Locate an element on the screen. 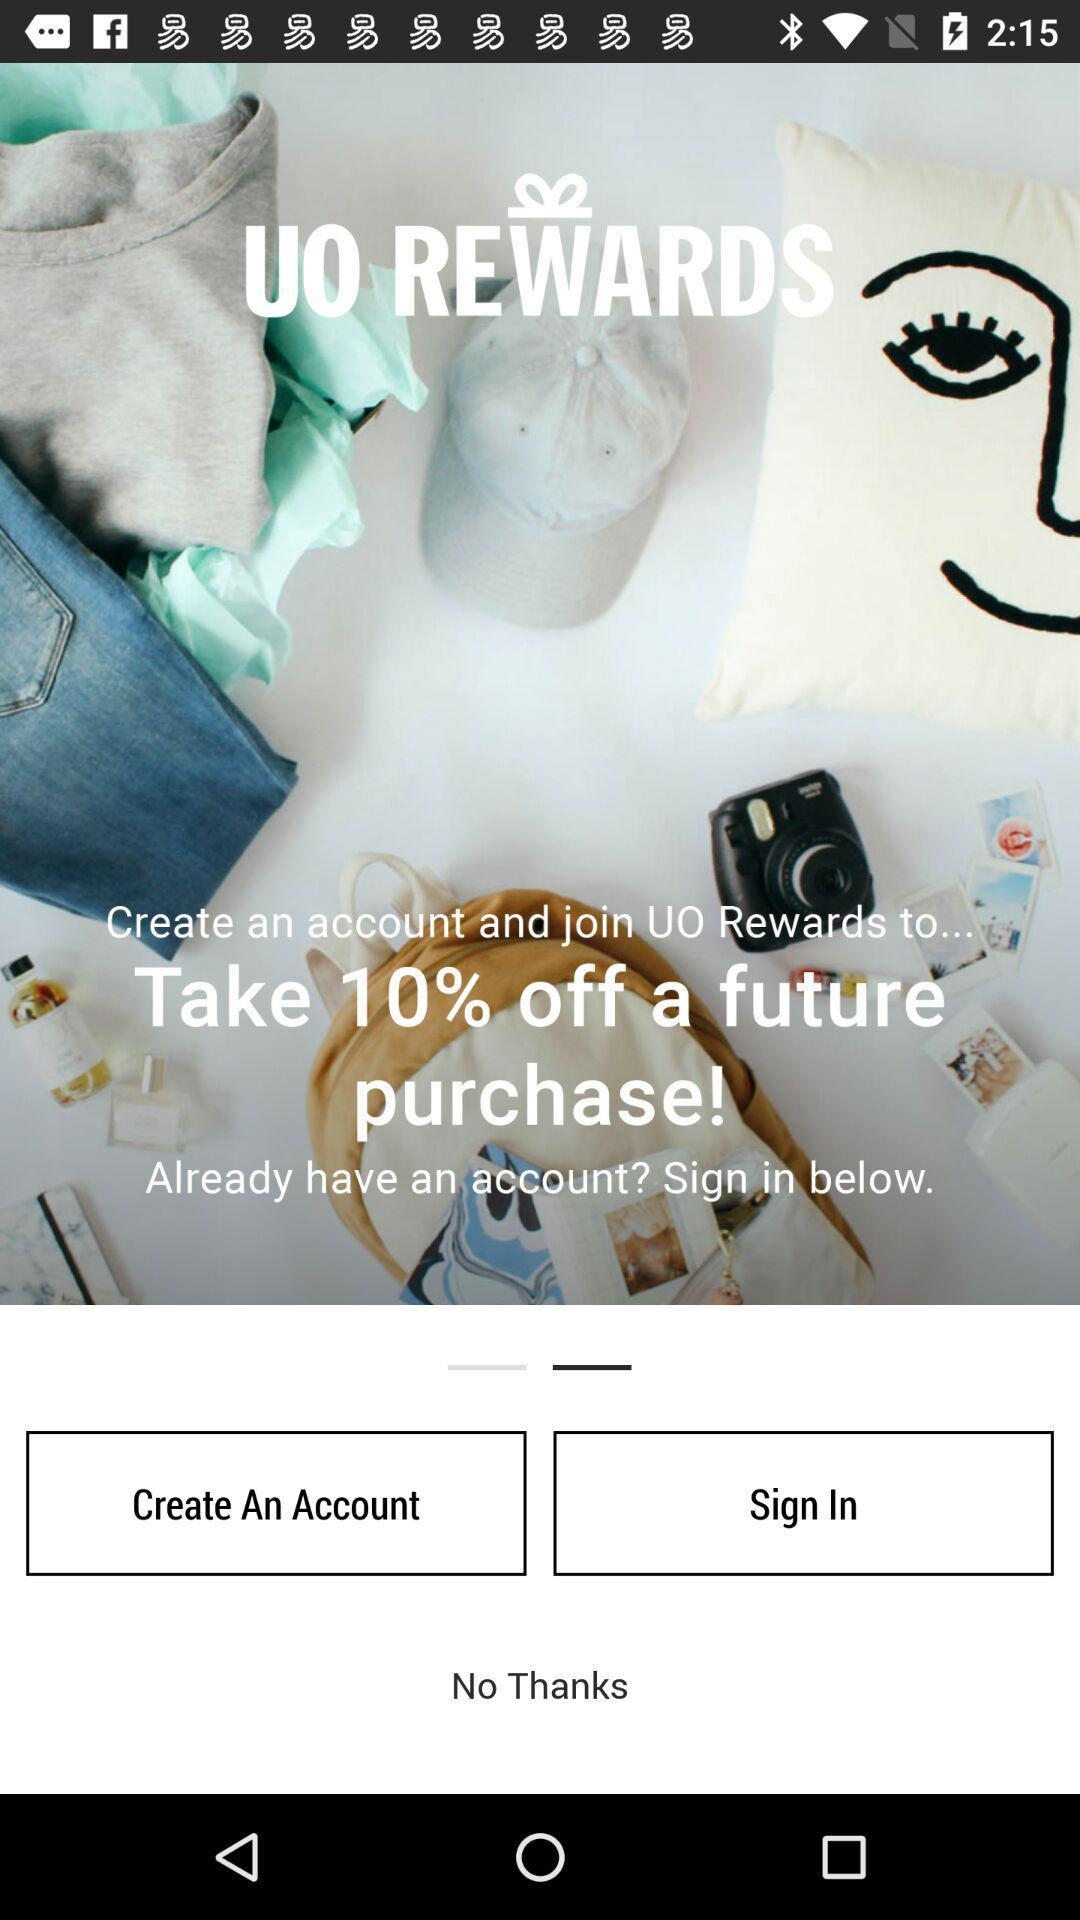 Image resolution: width=1080 pixels, height=1920 pixels. create an account is located at coordinates (276, 1503).